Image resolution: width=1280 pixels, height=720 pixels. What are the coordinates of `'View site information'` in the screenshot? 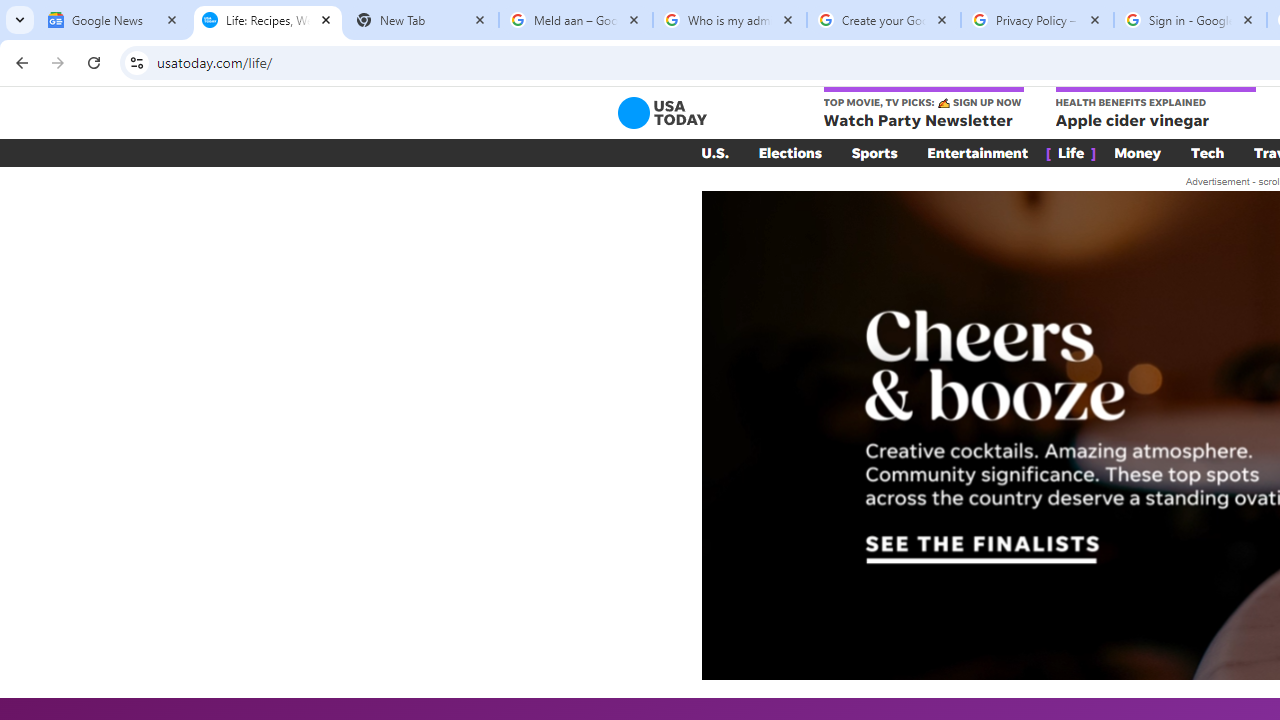 It's located at (135, 61).